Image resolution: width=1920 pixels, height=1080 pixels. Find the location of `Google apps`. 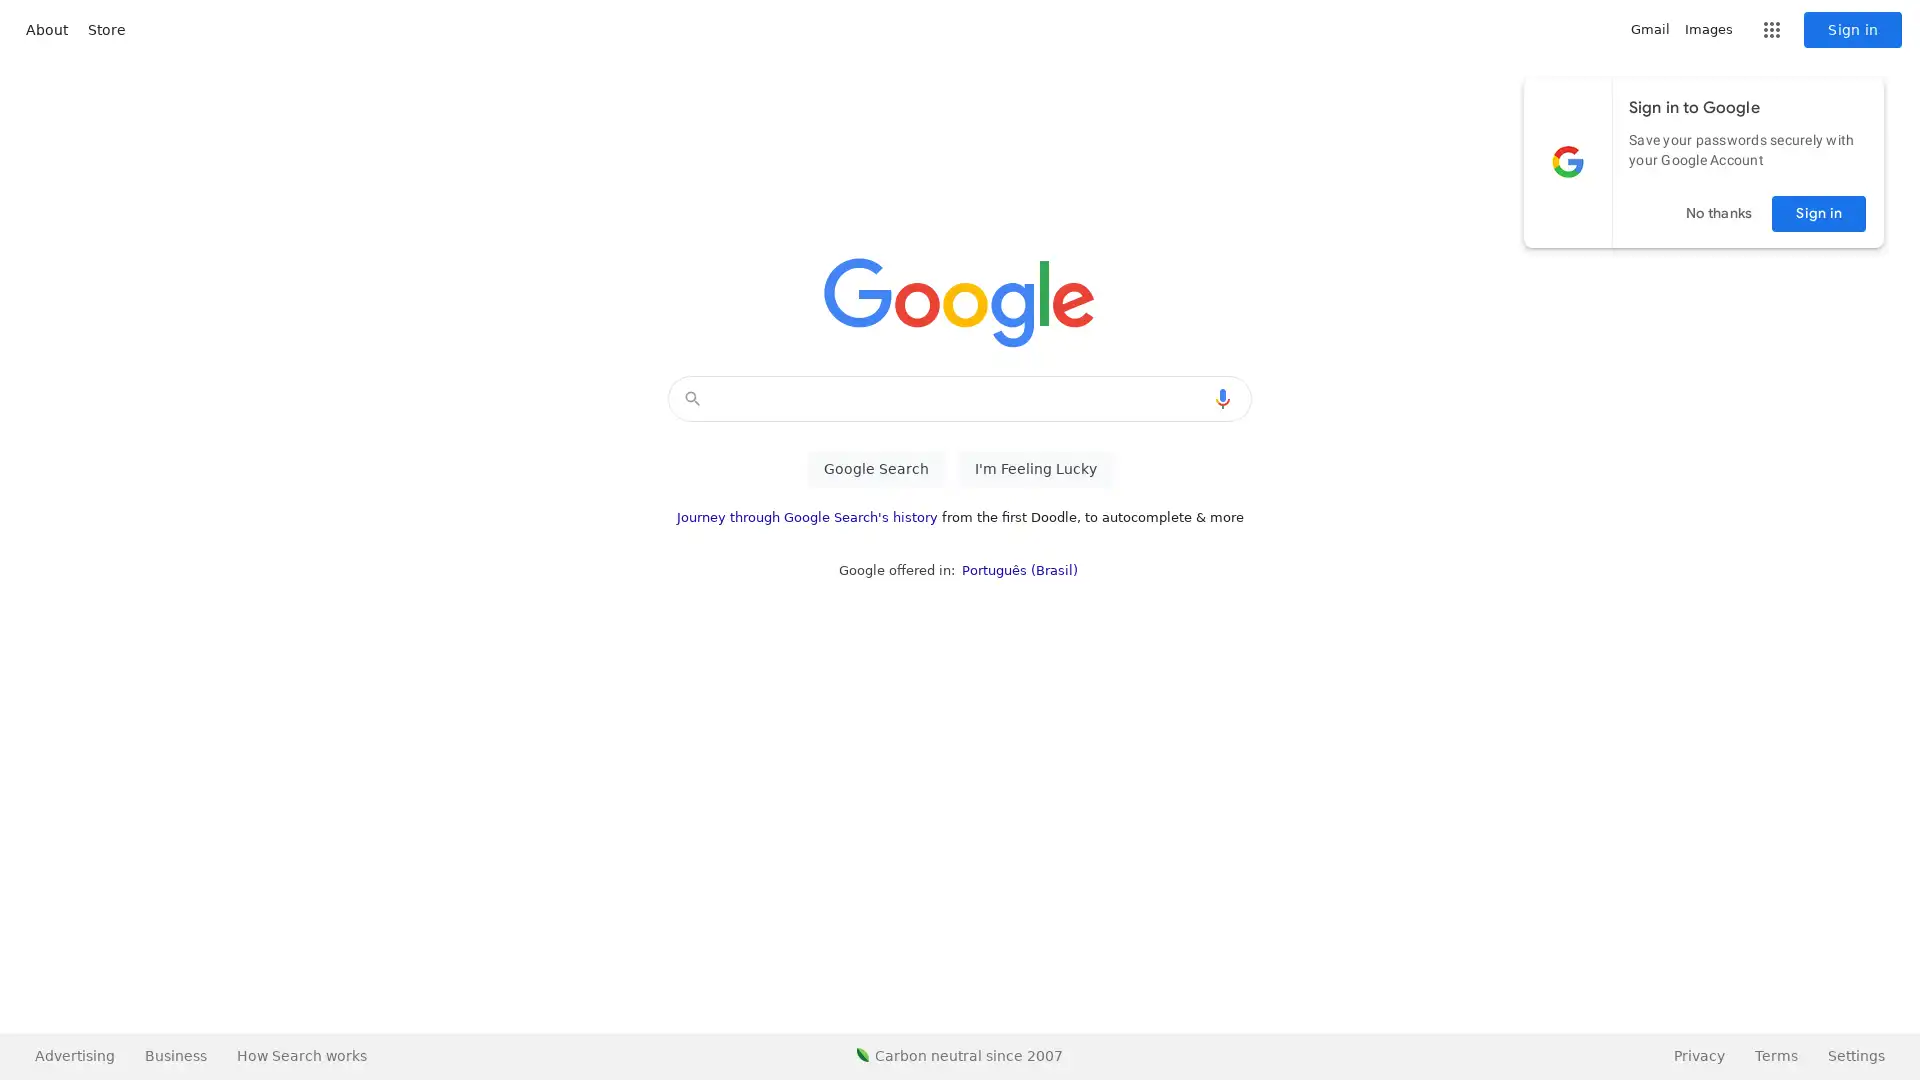

Google apps is located at coordinates (1771, 30).